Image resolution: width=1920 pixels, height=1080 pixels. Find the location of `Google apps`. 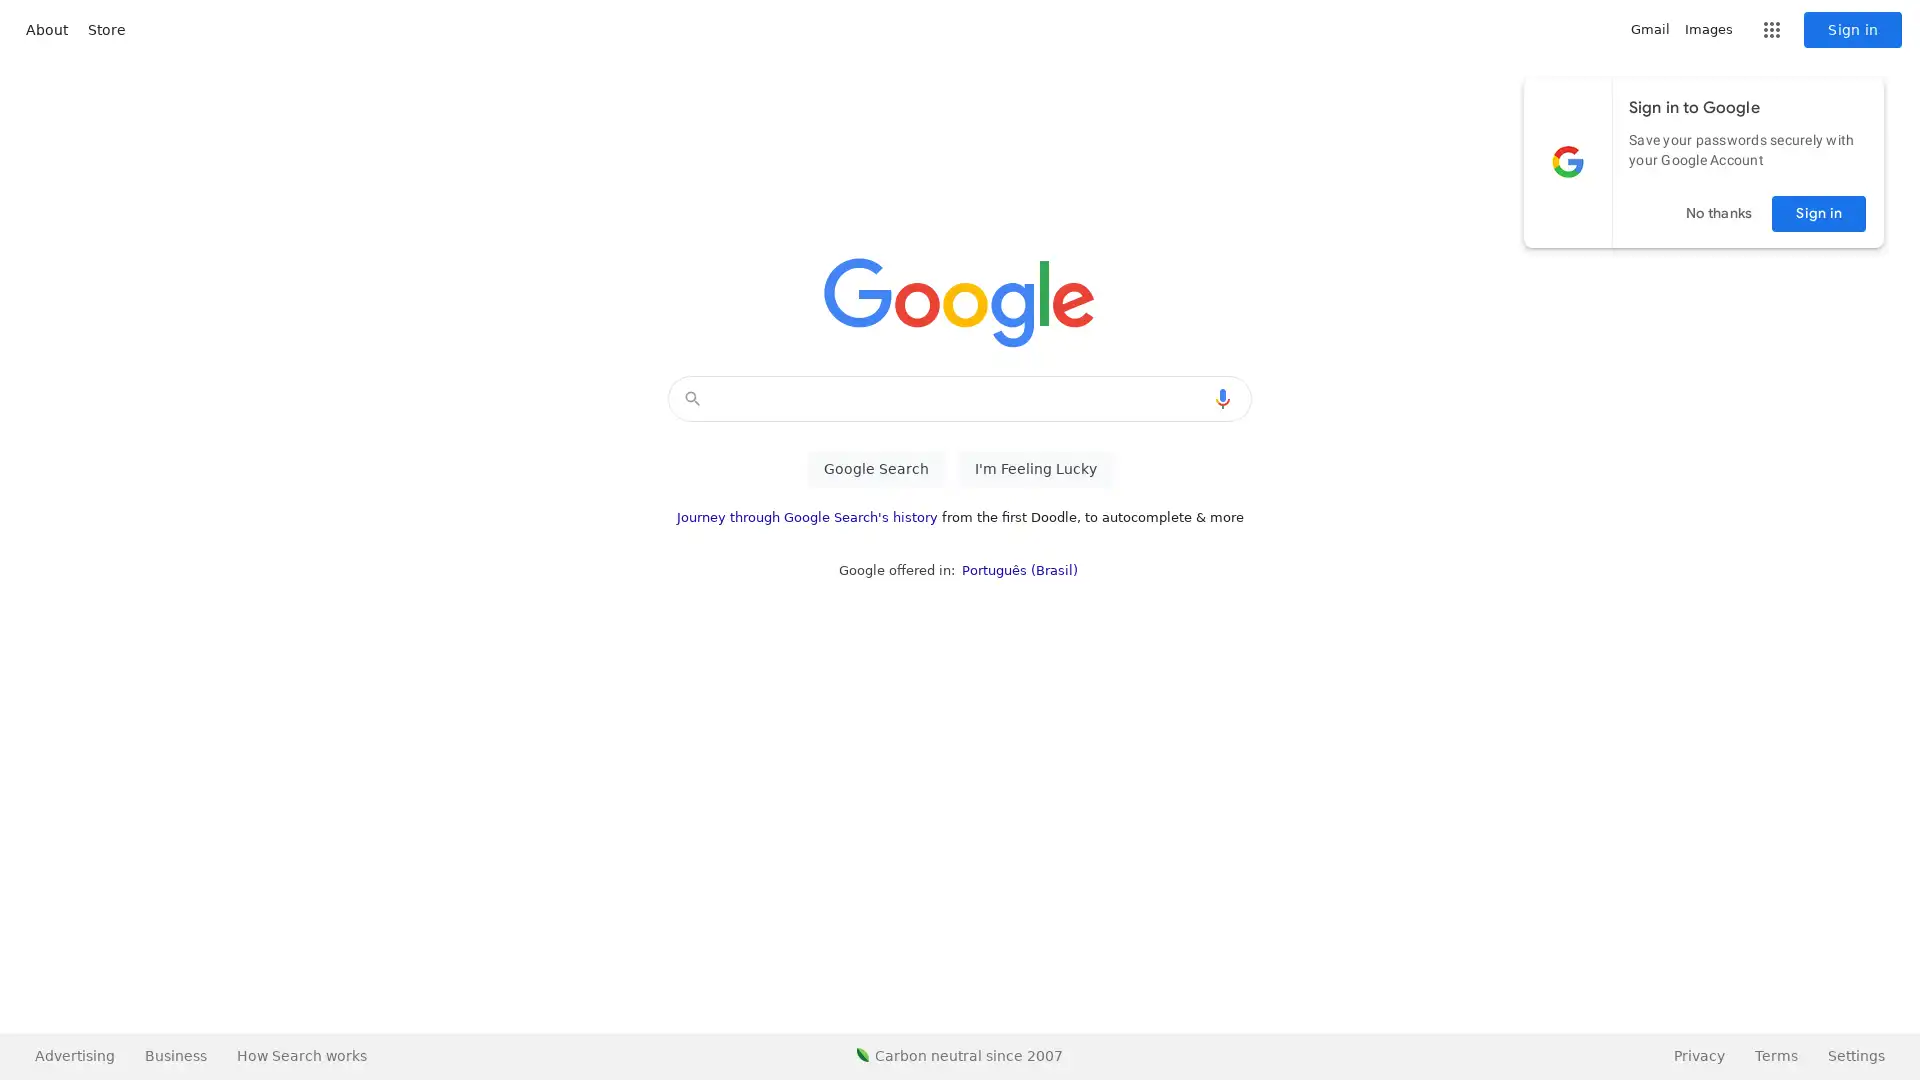

Google apps is located at coordinates (1771, 30).